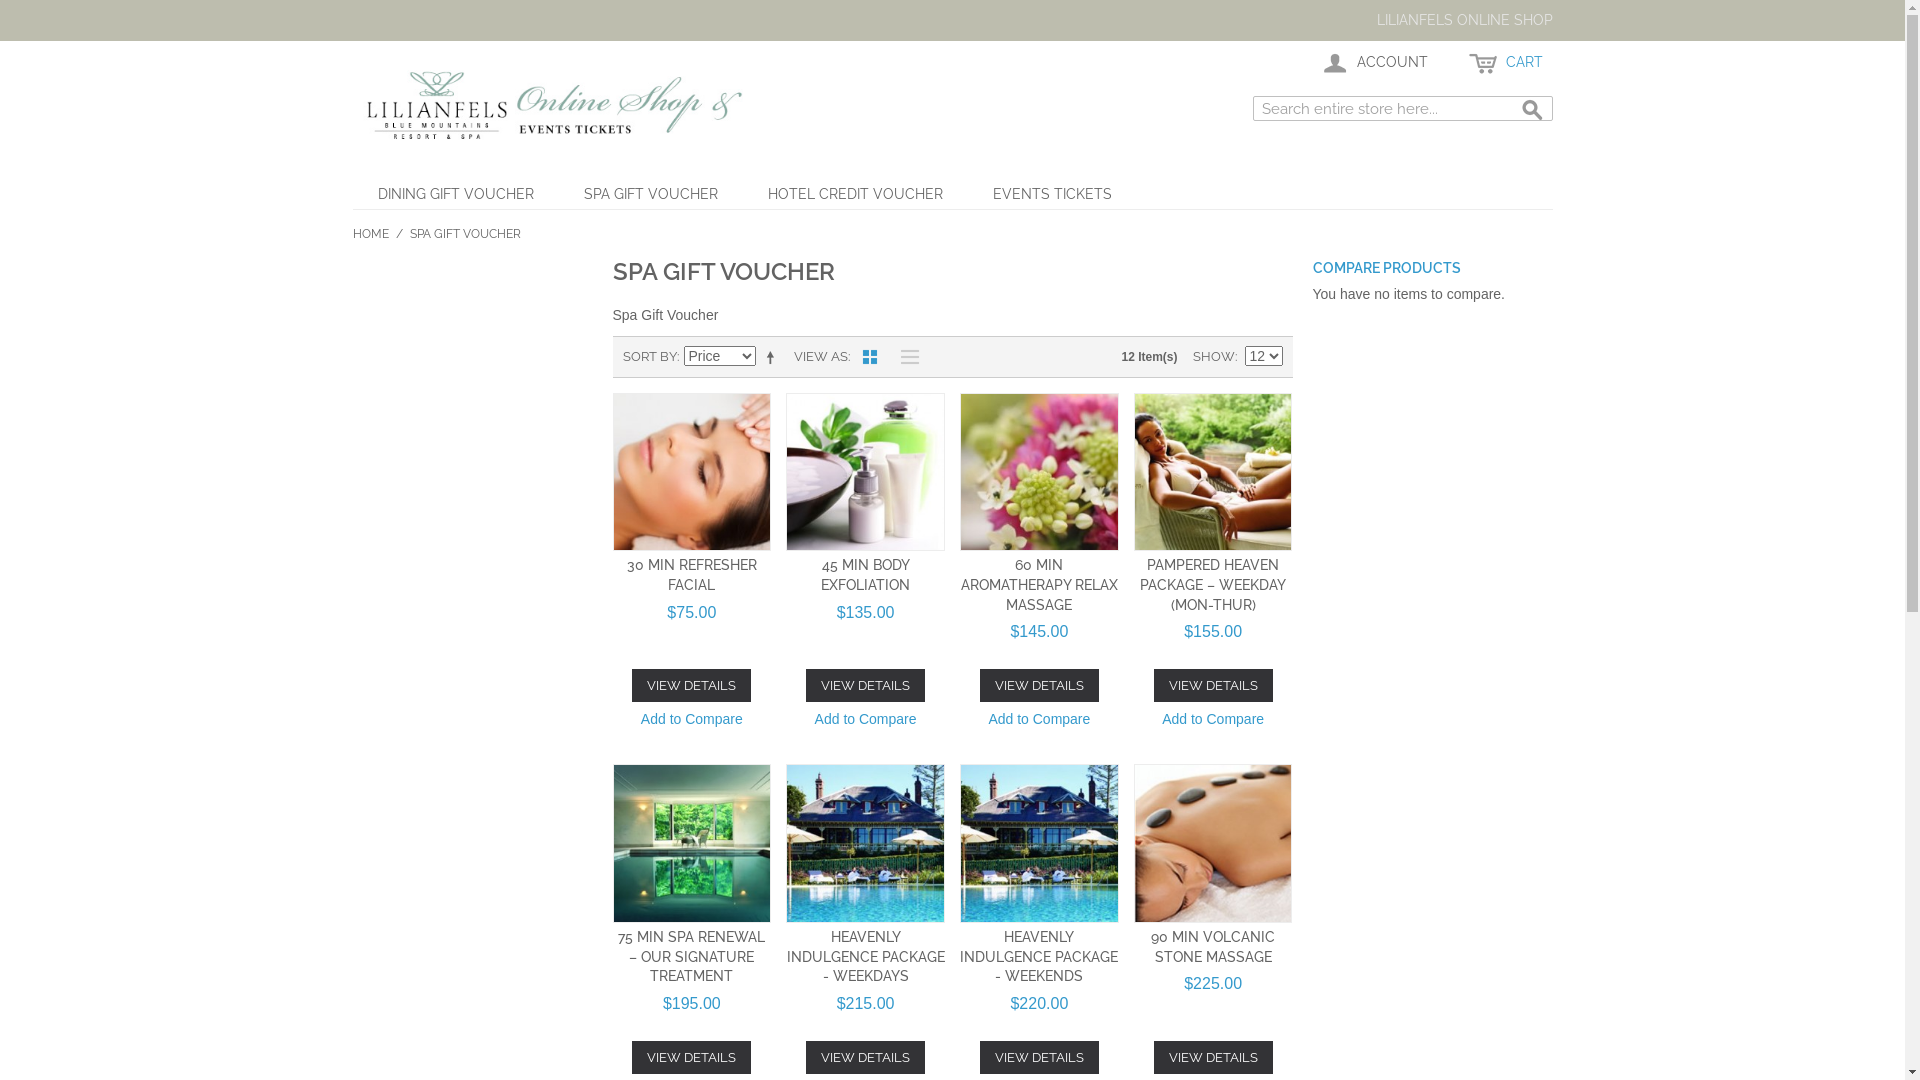 Image resolution: width=1920 pixels, height=1080 pixels. I want to click on '45 MIN BODY EXFOLIATION', so click(865, 574).